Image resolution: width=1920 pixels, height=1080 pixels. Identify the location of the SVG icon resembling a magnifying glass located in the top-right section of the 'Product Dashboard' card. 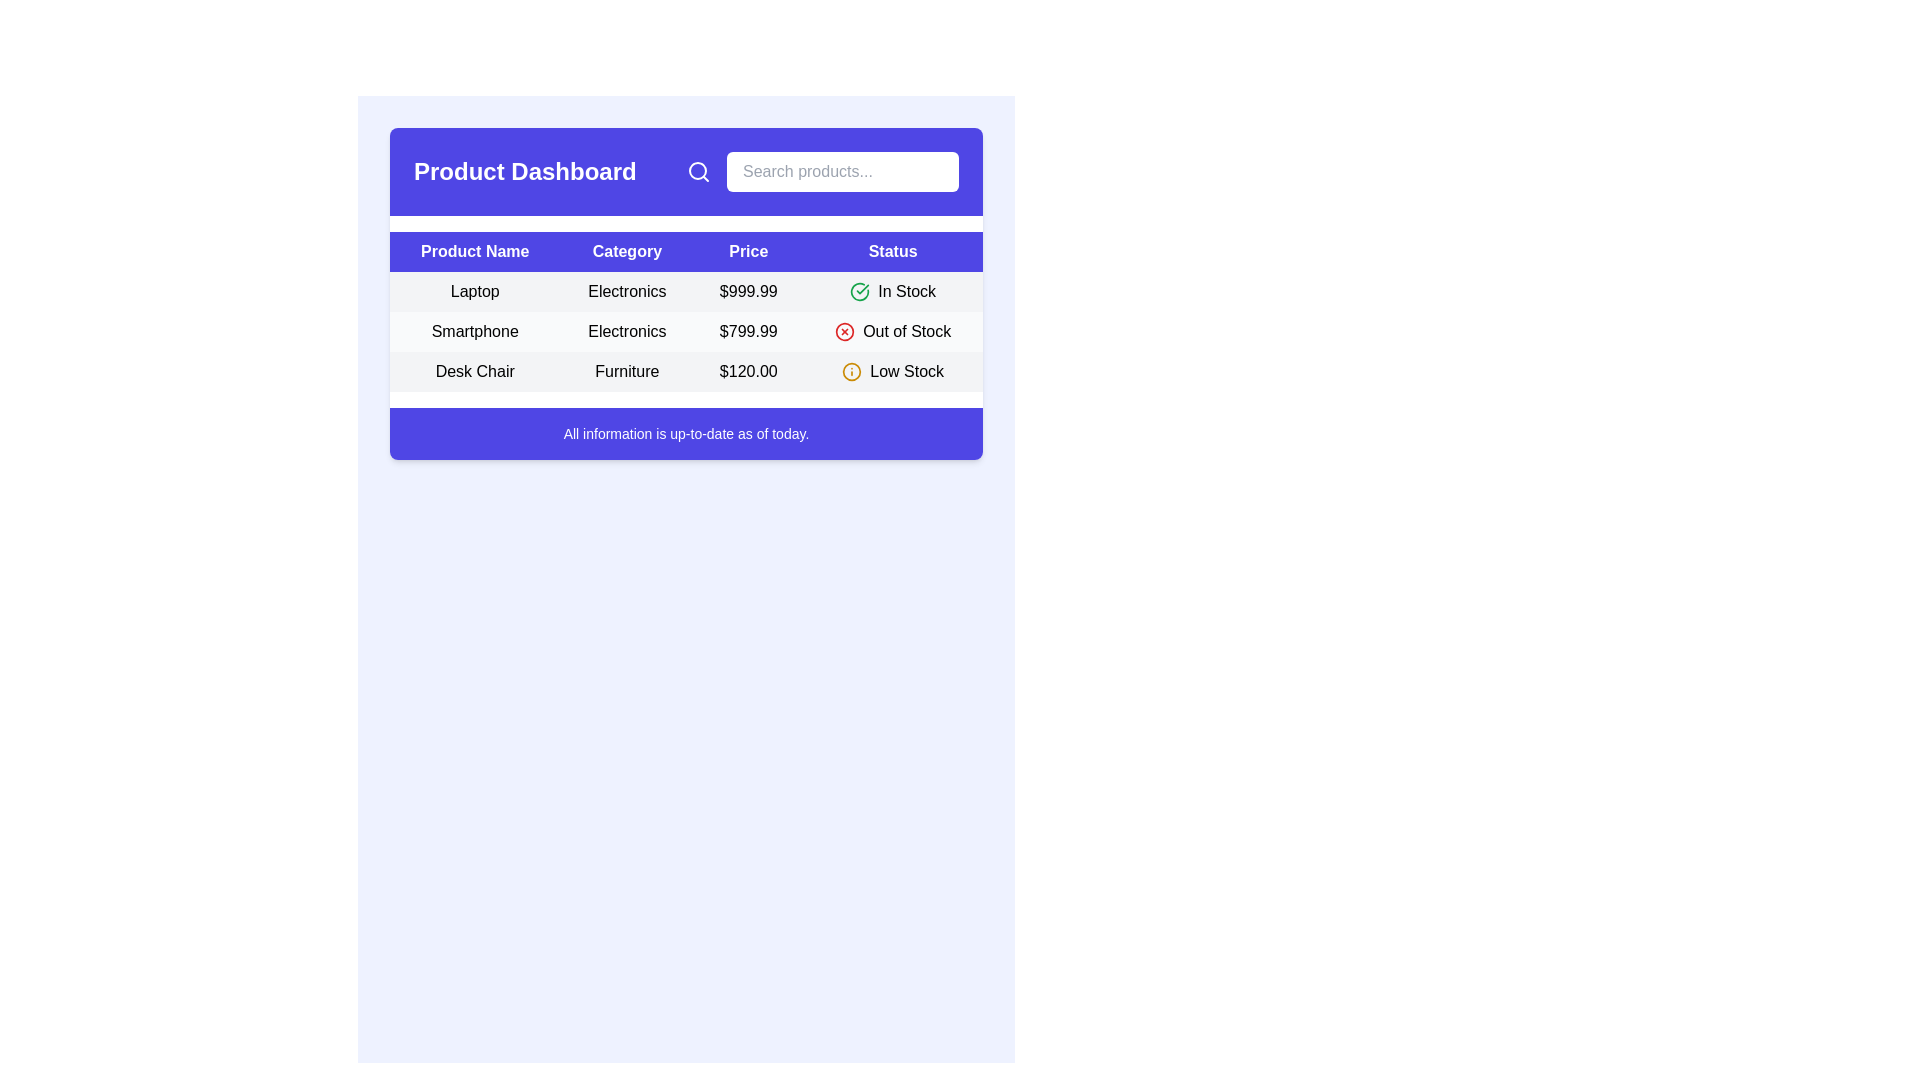
(699, 171).